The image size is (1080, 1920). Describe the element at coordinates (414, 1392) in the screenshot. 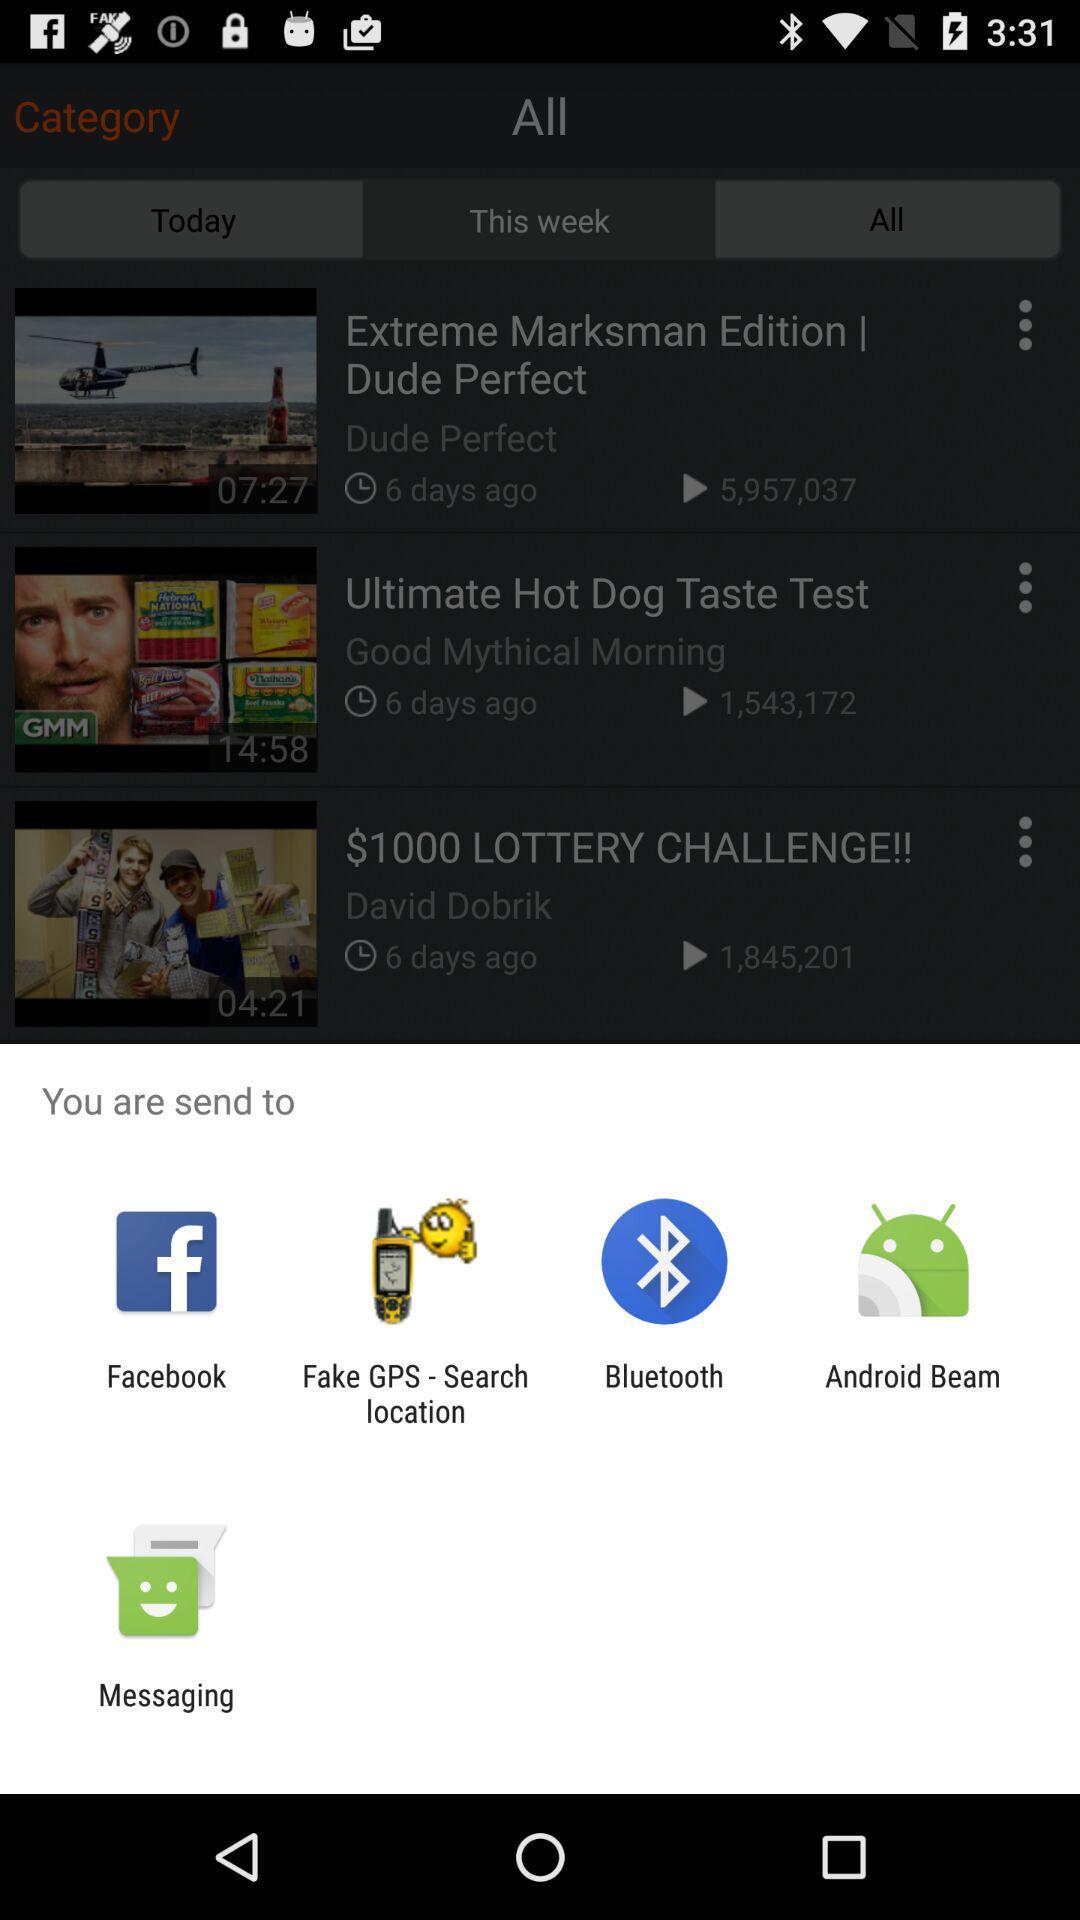

I see `the fake gps search icon` at that location.